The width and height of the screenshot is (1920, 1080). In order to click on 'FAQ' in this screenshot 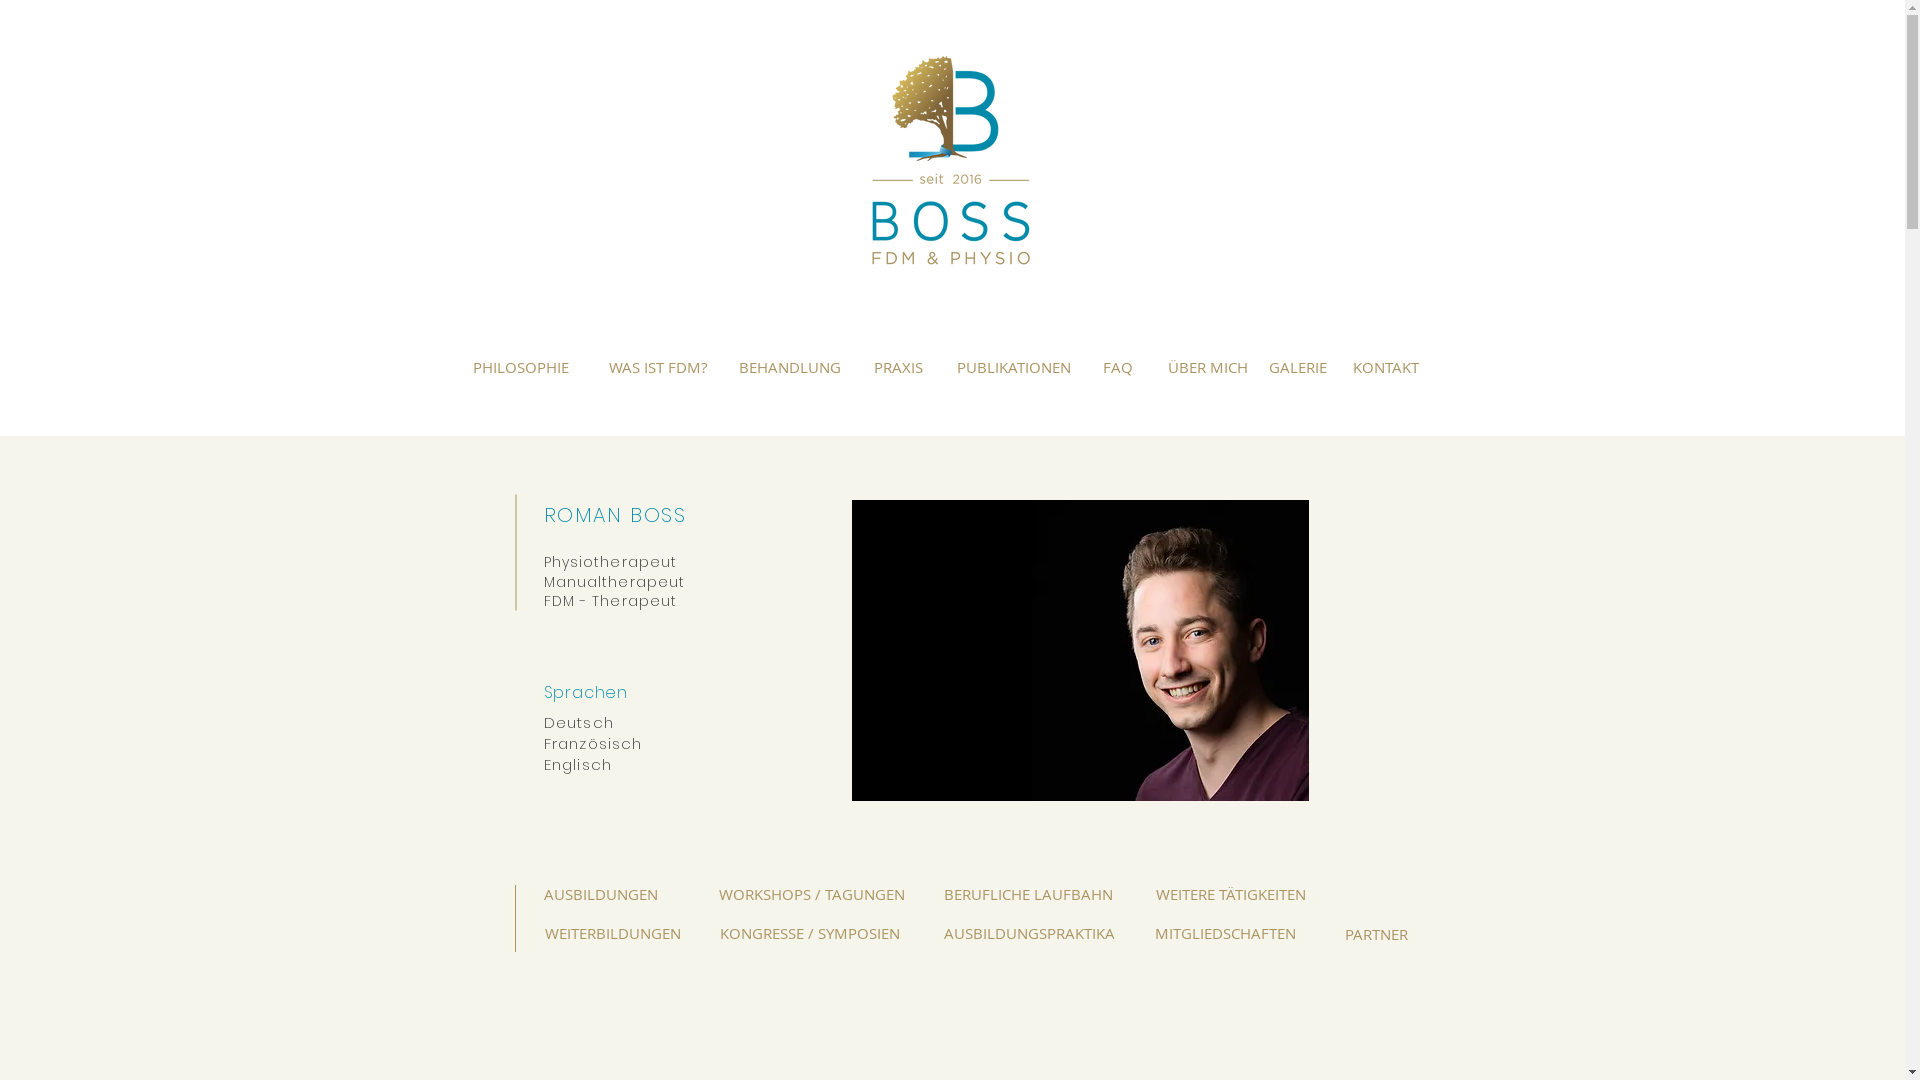, I will do `click(1117, 366)`.